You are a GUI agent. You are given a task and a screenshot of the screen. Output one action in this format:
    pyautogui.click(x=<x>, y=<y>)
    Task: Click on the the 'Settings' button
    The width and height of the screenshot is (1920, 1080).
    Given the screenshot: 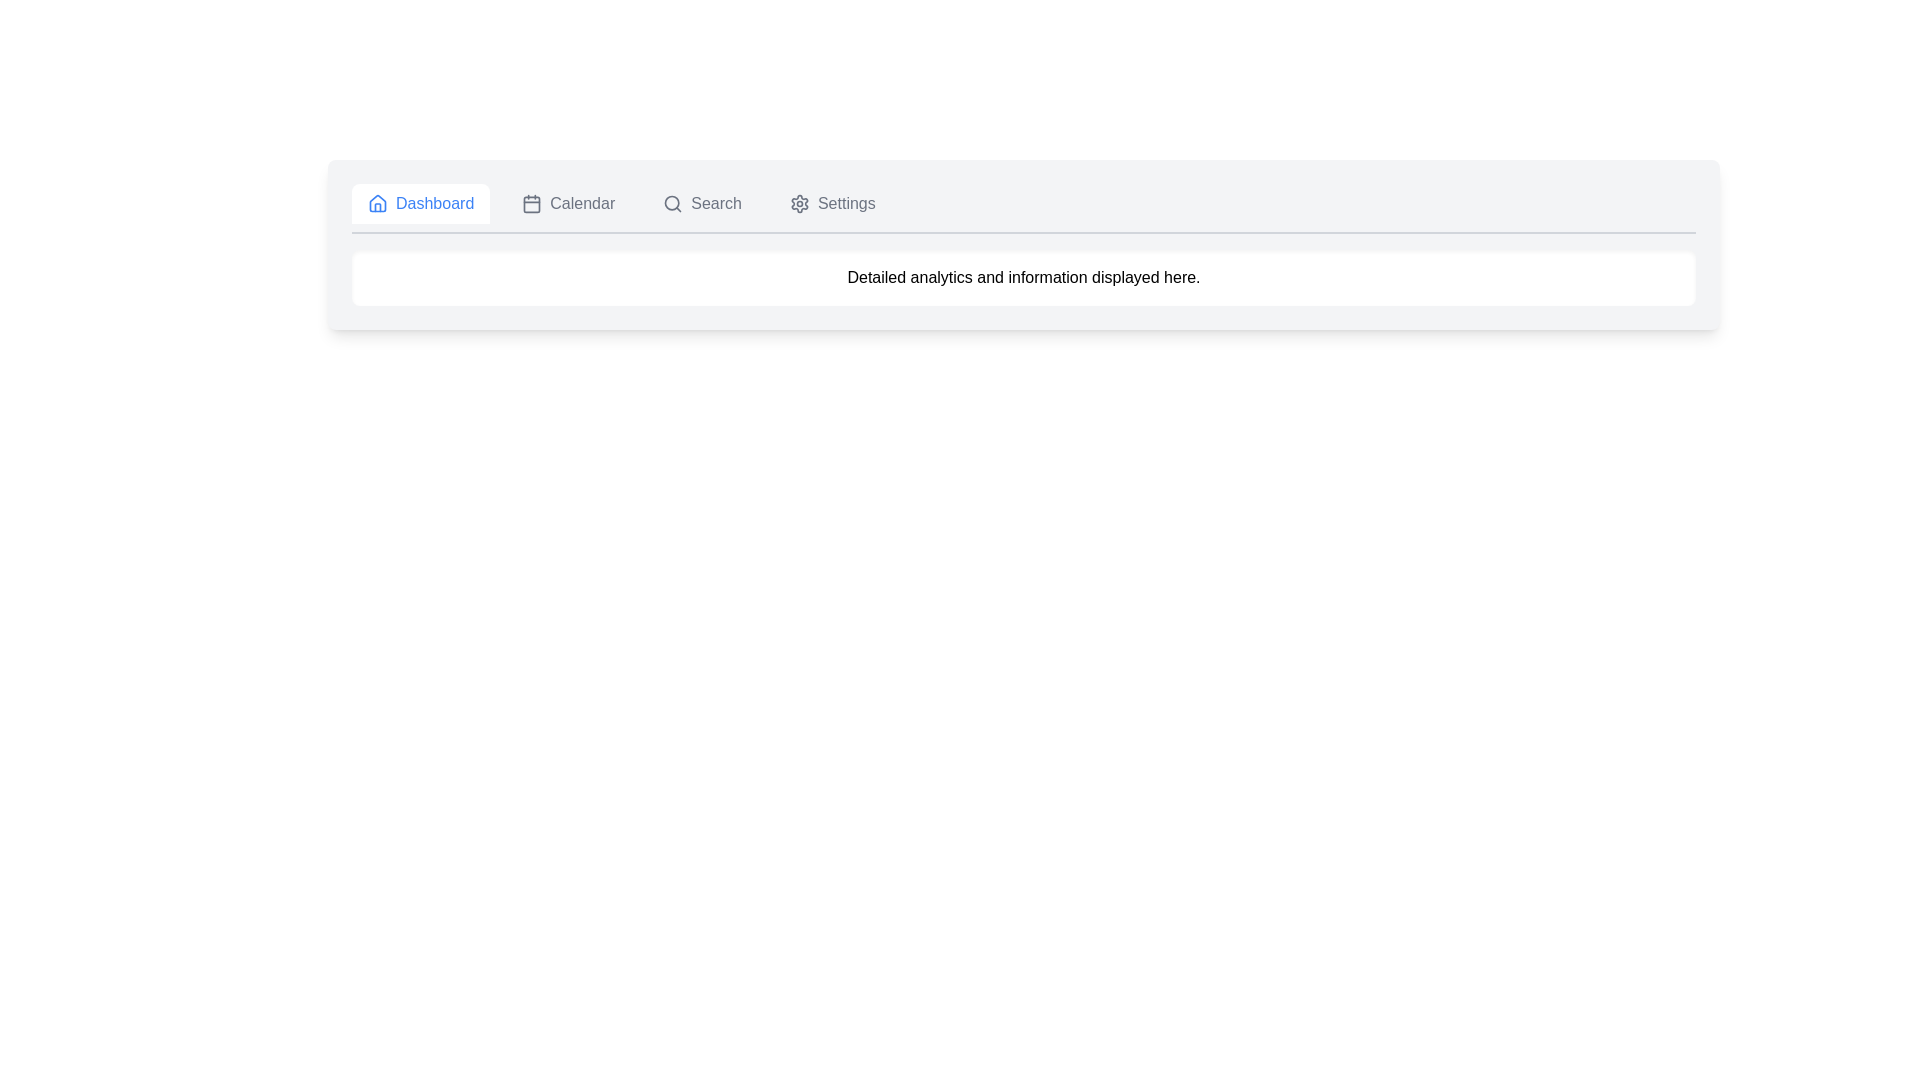 What is the action you would take?
    pyautogui.click(x=832, y=204)
    